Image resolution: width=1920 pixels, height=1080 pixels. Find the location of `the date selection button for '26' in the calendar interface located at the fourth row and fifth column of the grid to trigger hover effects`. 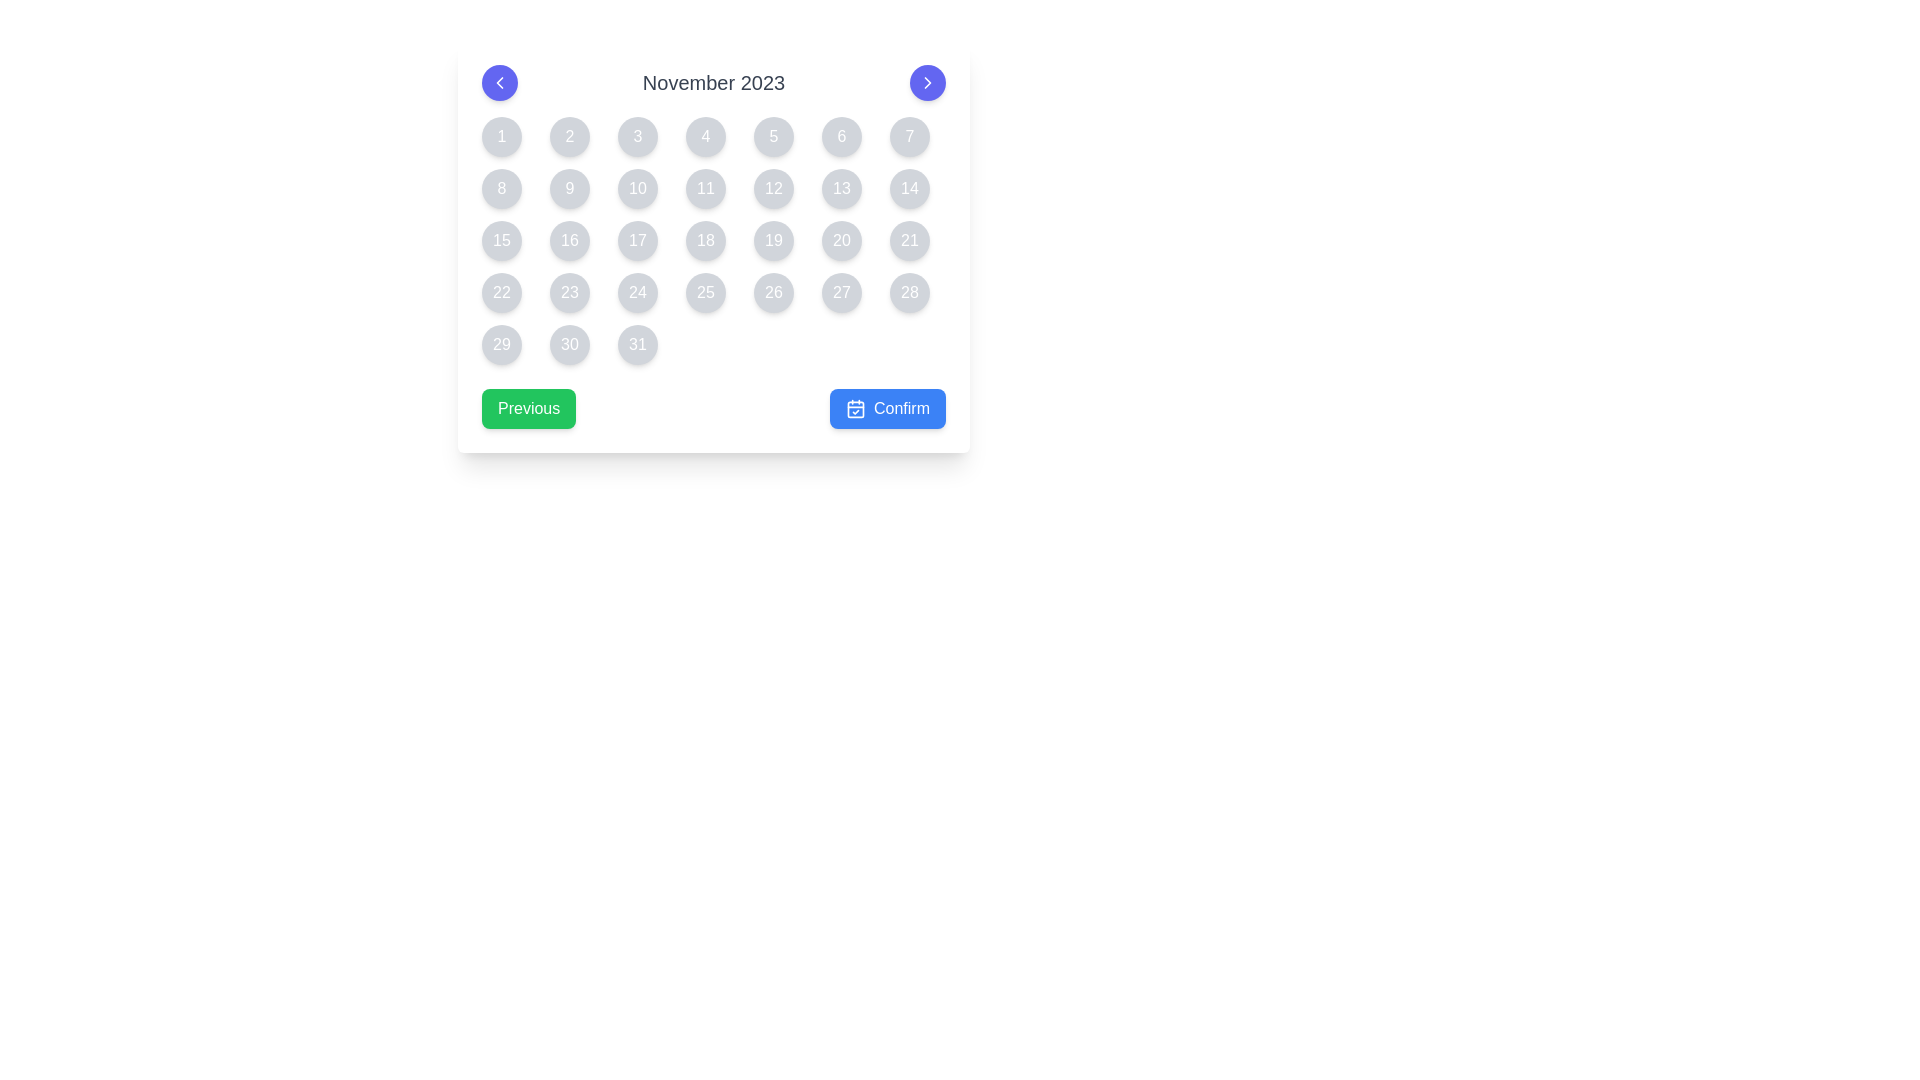

the date selection button for '26' in the calendar interface located at the fourth row and fifth column of the grid to trigger hover effects is located at coordinates (772, 293).